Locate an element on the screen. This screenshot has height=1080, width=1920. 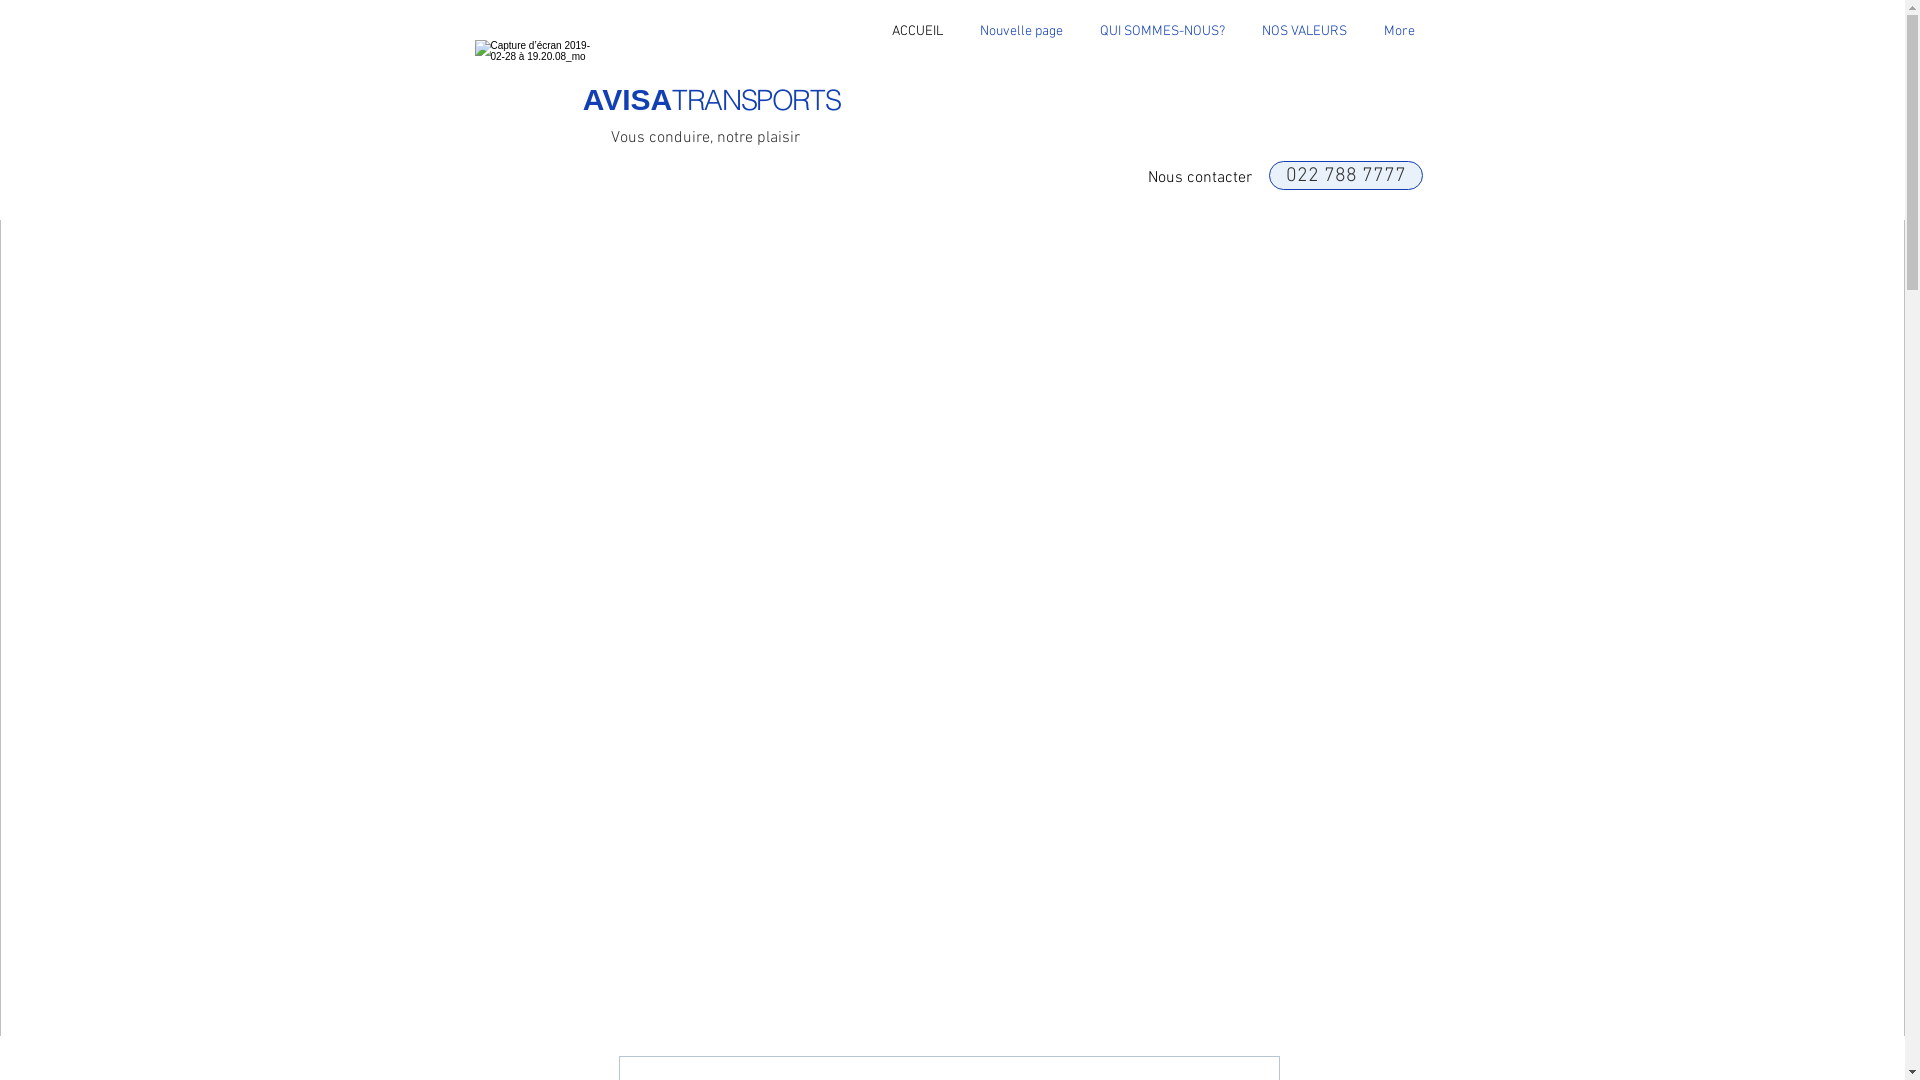
'AVISA' is located at coordinates (581, 99).